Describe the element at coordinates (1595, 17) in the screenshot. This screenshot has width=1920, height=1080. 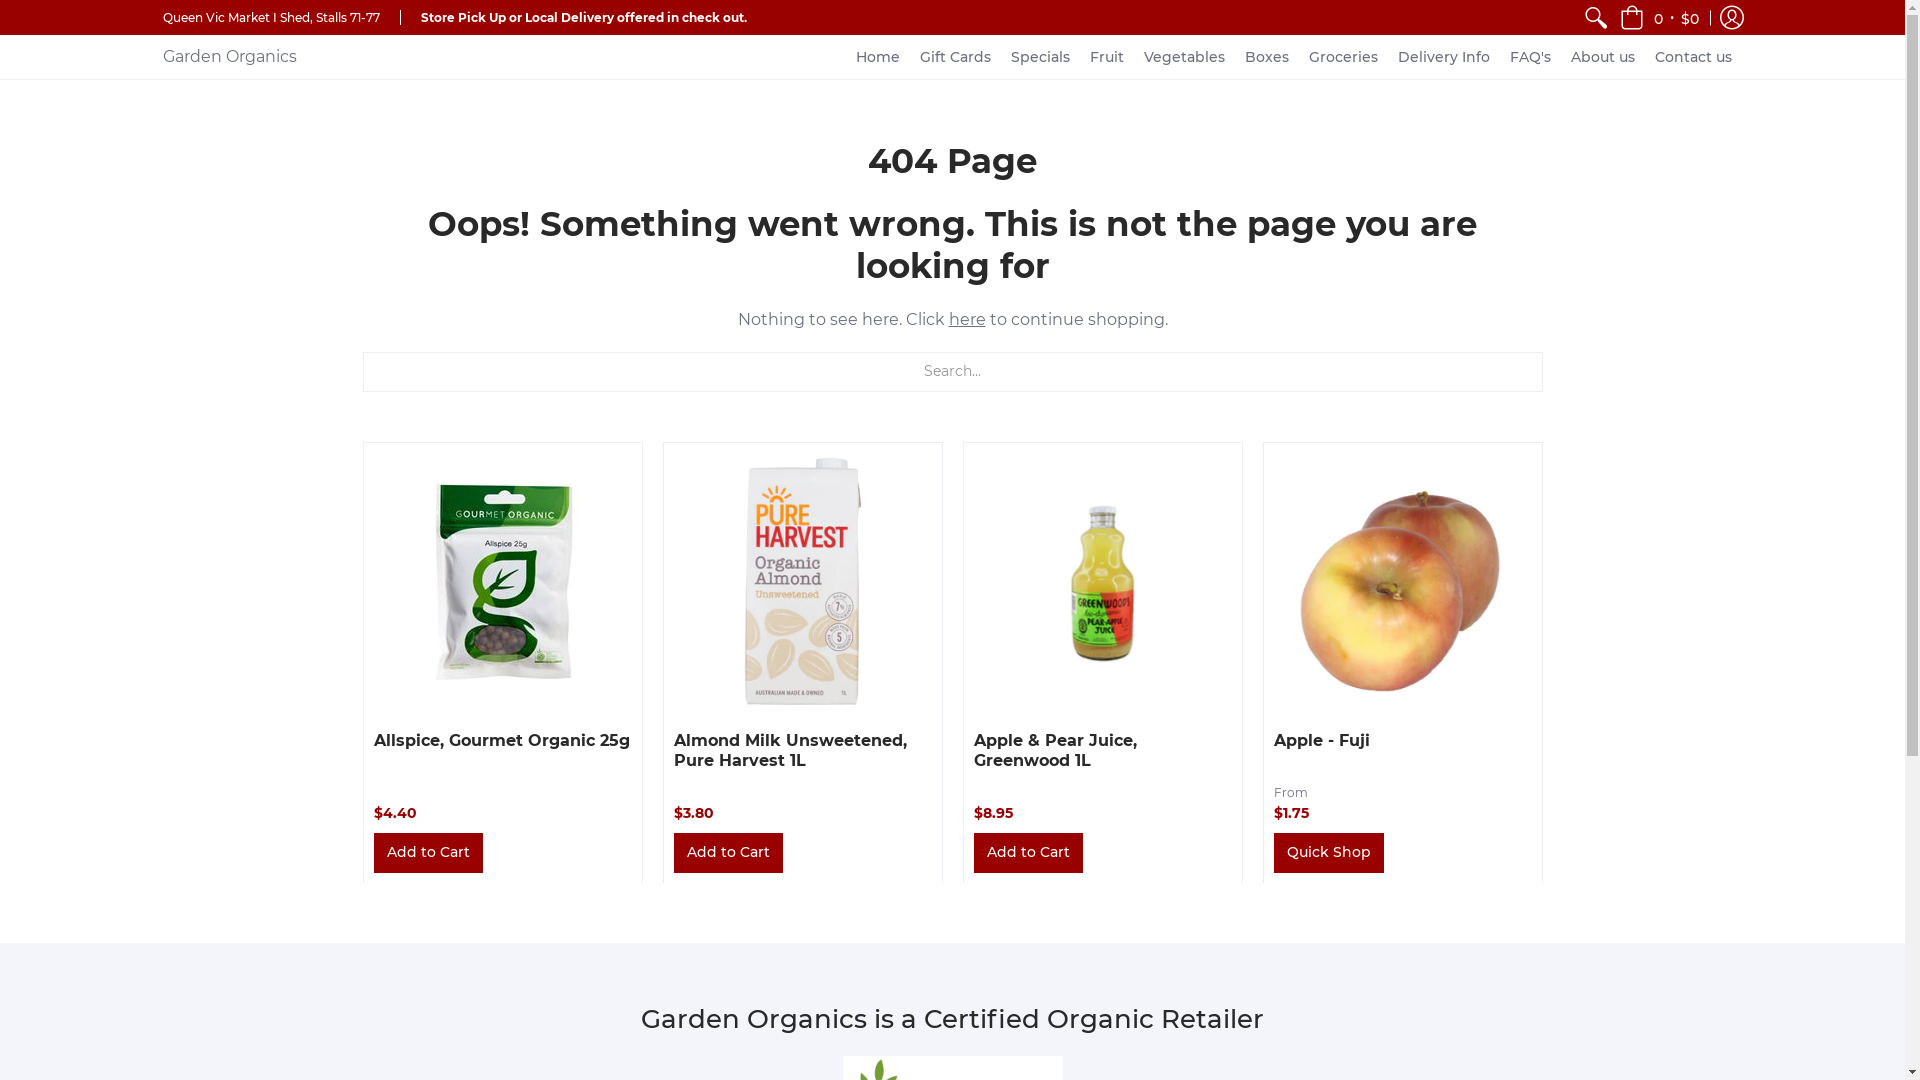
I see `'Search'` at that location.